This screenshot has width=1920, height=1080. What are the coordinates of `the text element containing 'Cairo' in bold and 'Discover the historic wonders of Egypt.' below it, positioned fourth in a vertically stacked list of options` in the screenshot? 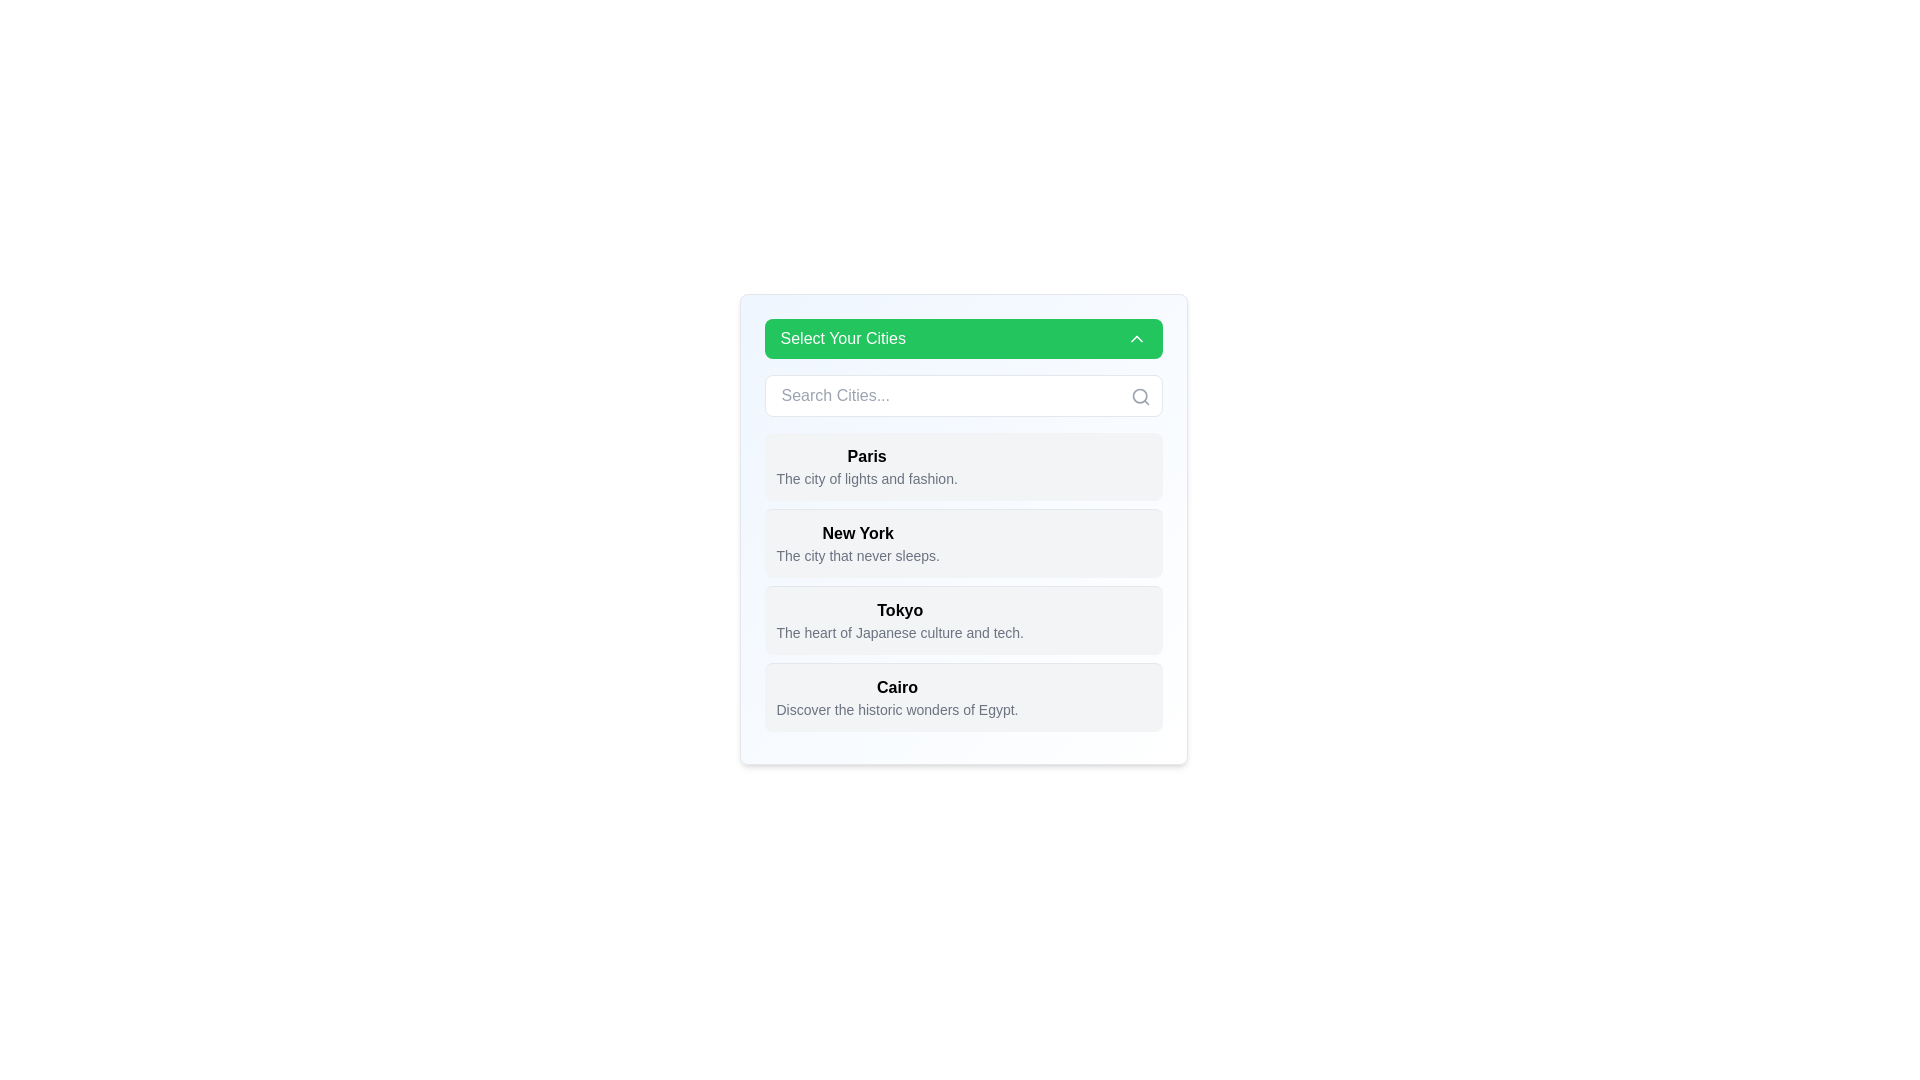 It's located at (896, 697).